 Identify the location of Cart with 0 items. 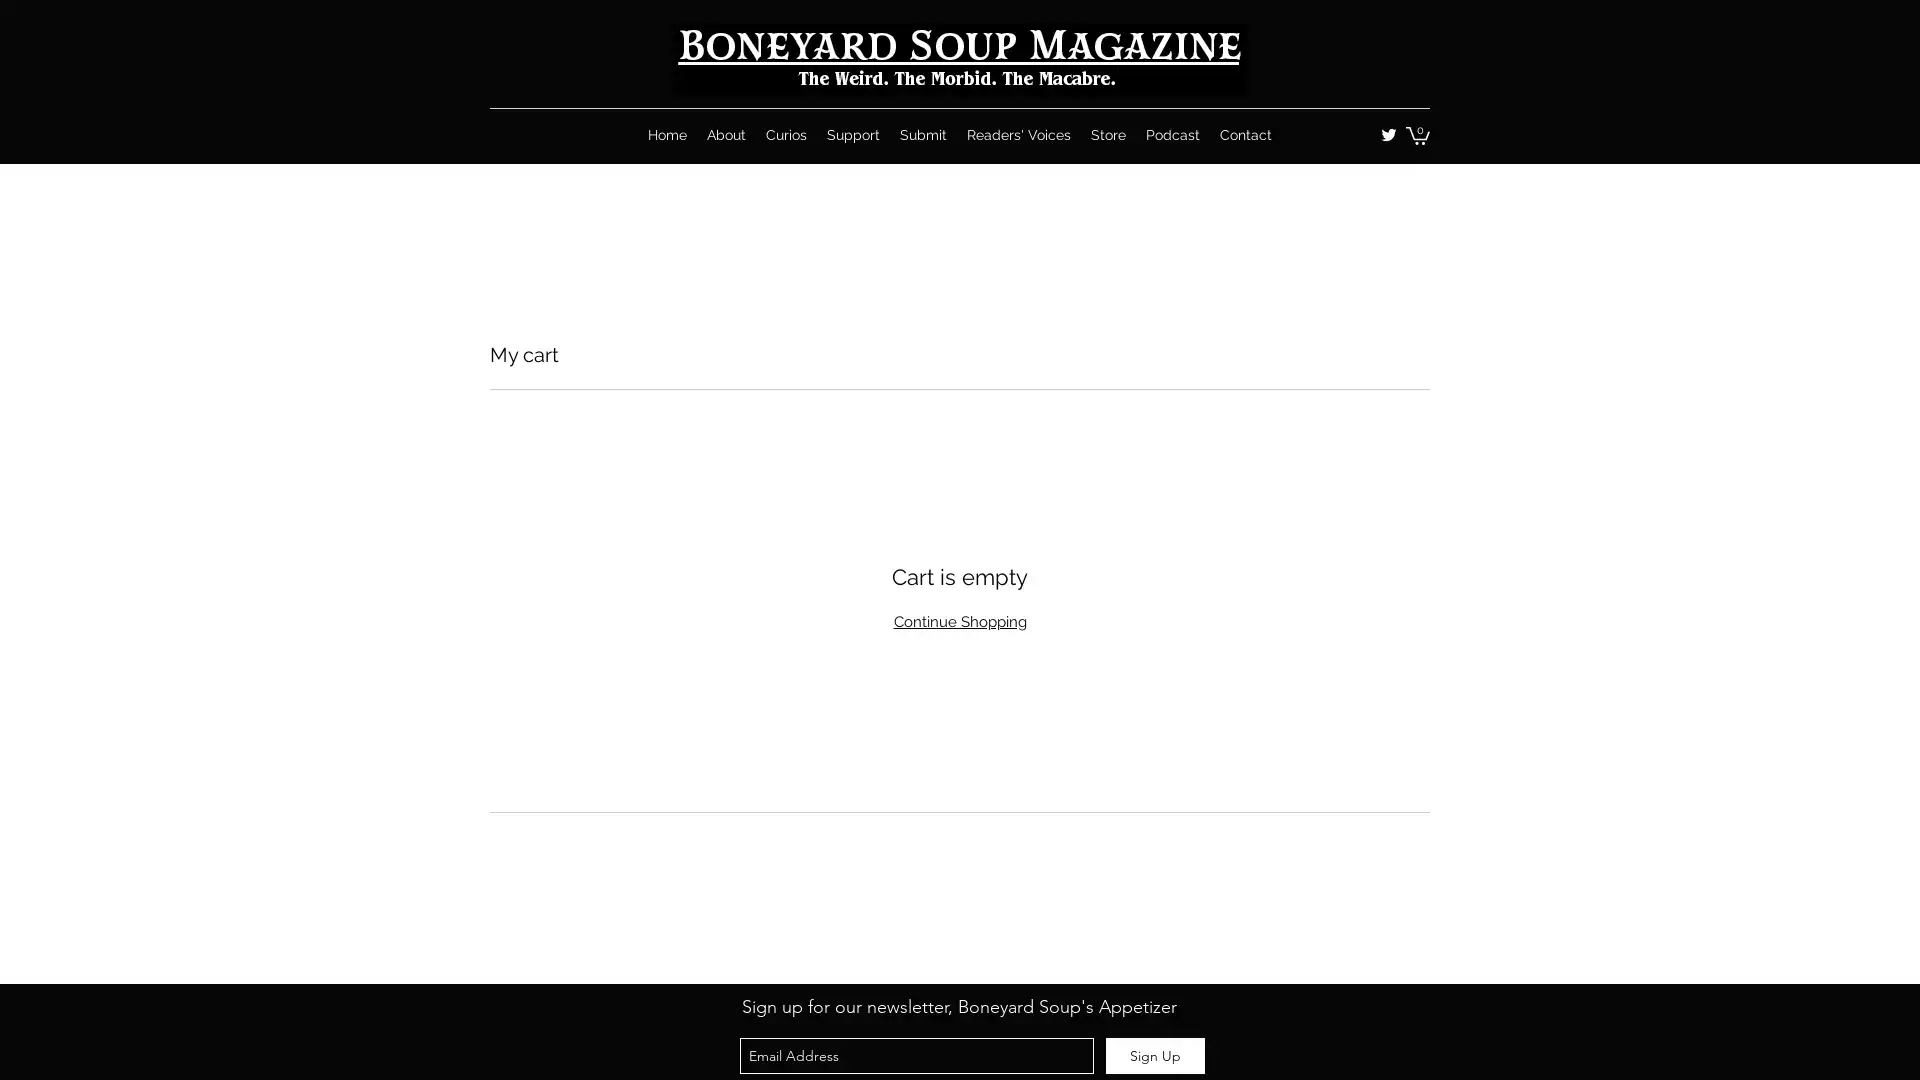
(1416, 135).